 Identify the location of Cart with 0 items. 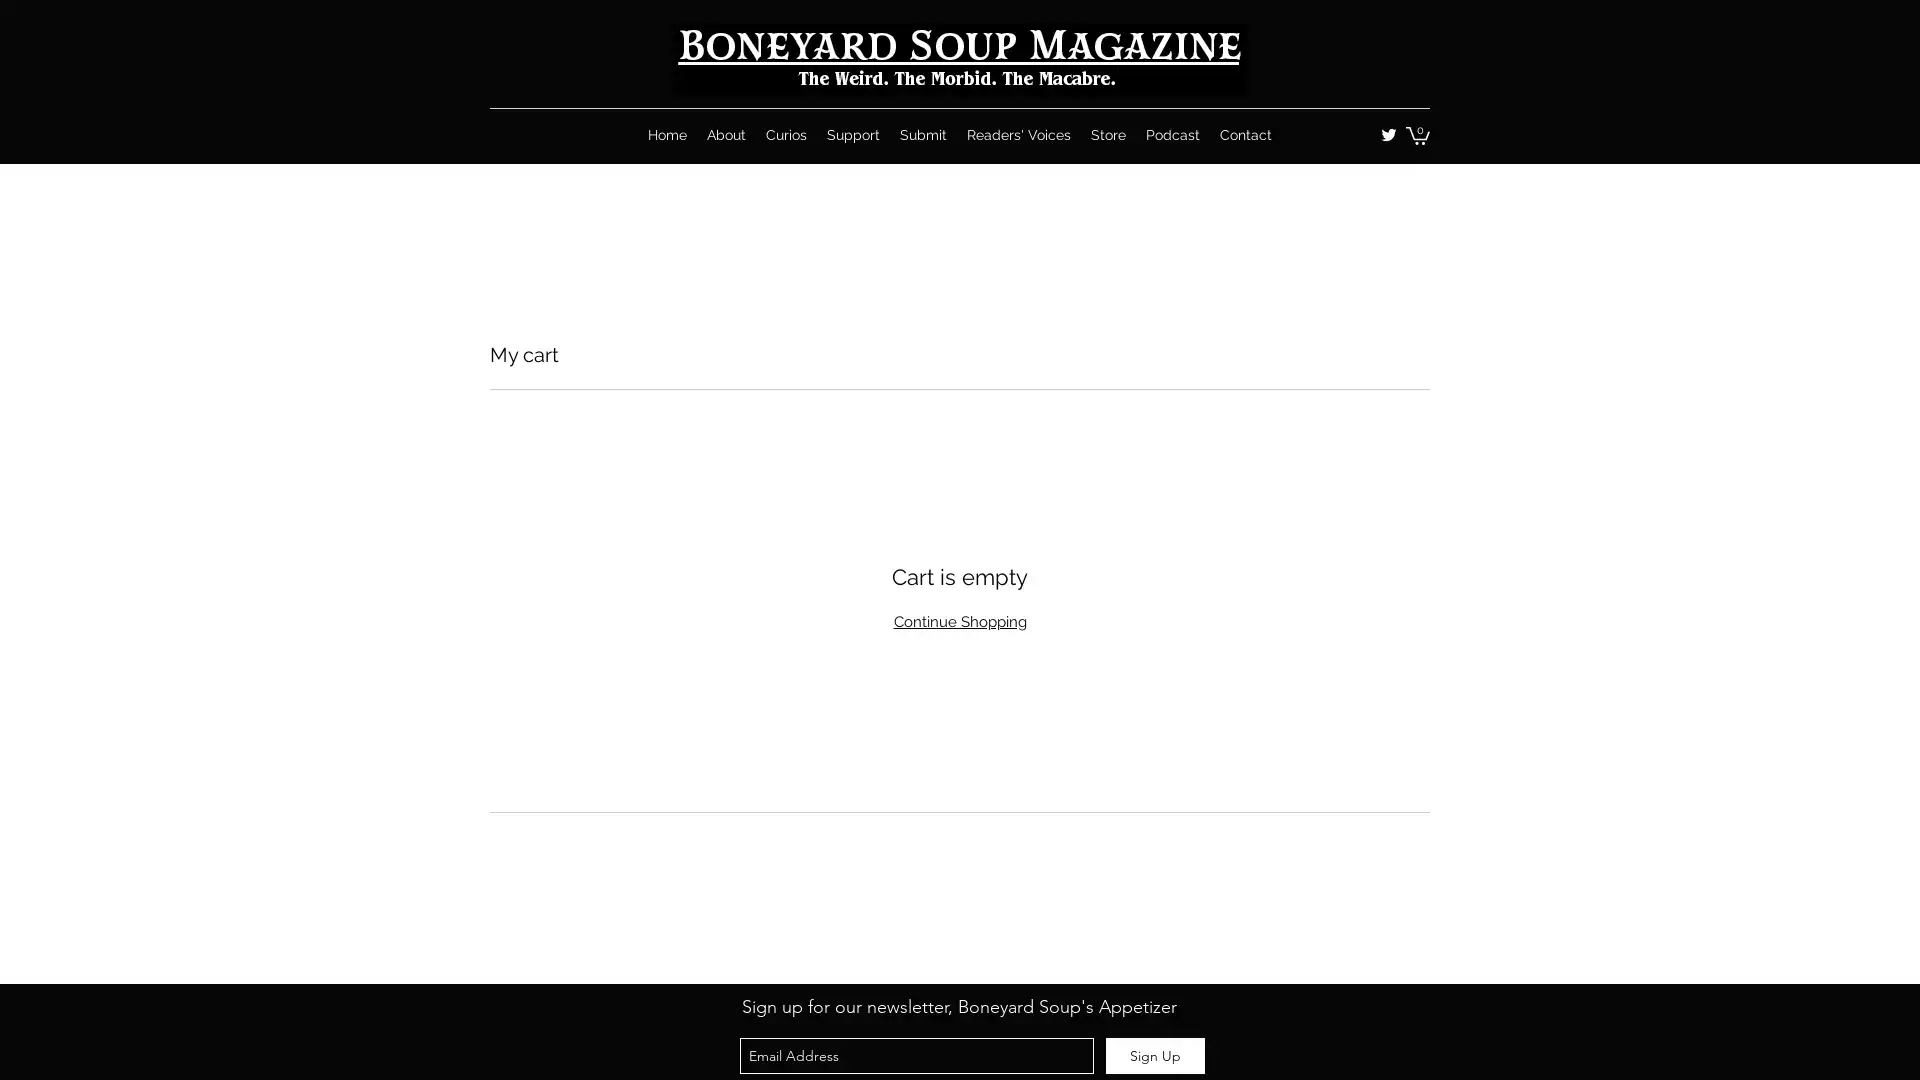
(1416, 135).